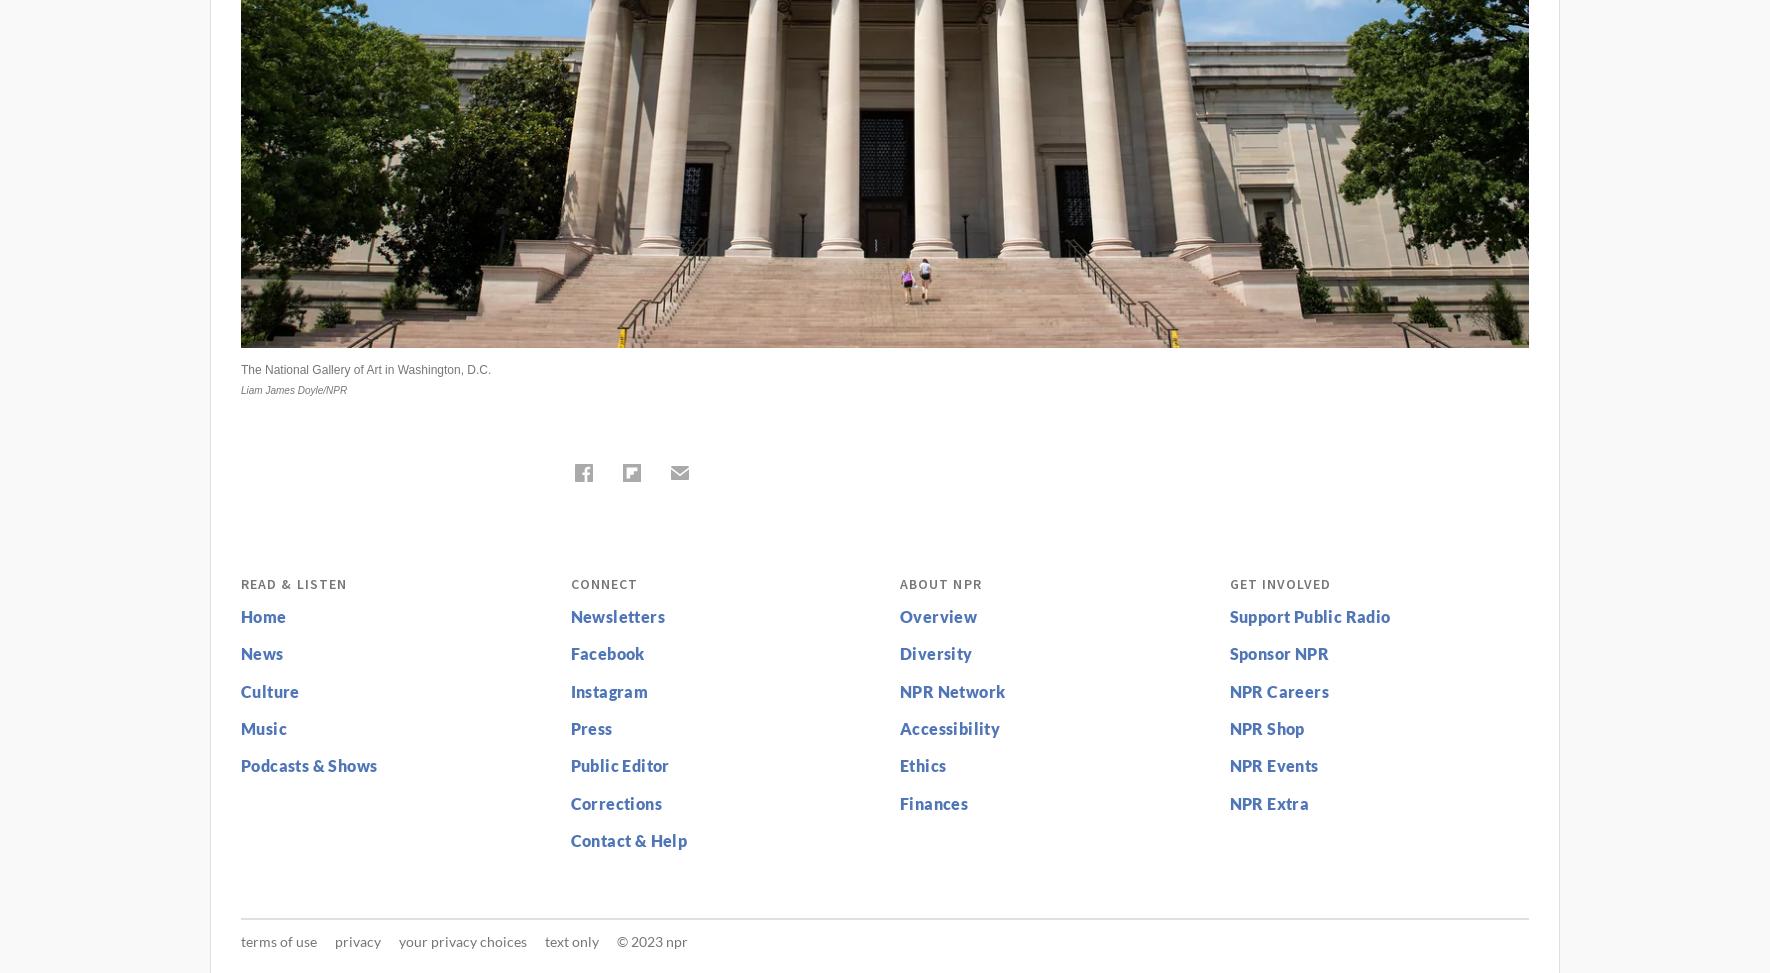 Image resolution: width=1770 pixels, height=973 pixels. Describe the element at coordinates (572, 939) in the screenshot. I see `'Text Only'` at that location.